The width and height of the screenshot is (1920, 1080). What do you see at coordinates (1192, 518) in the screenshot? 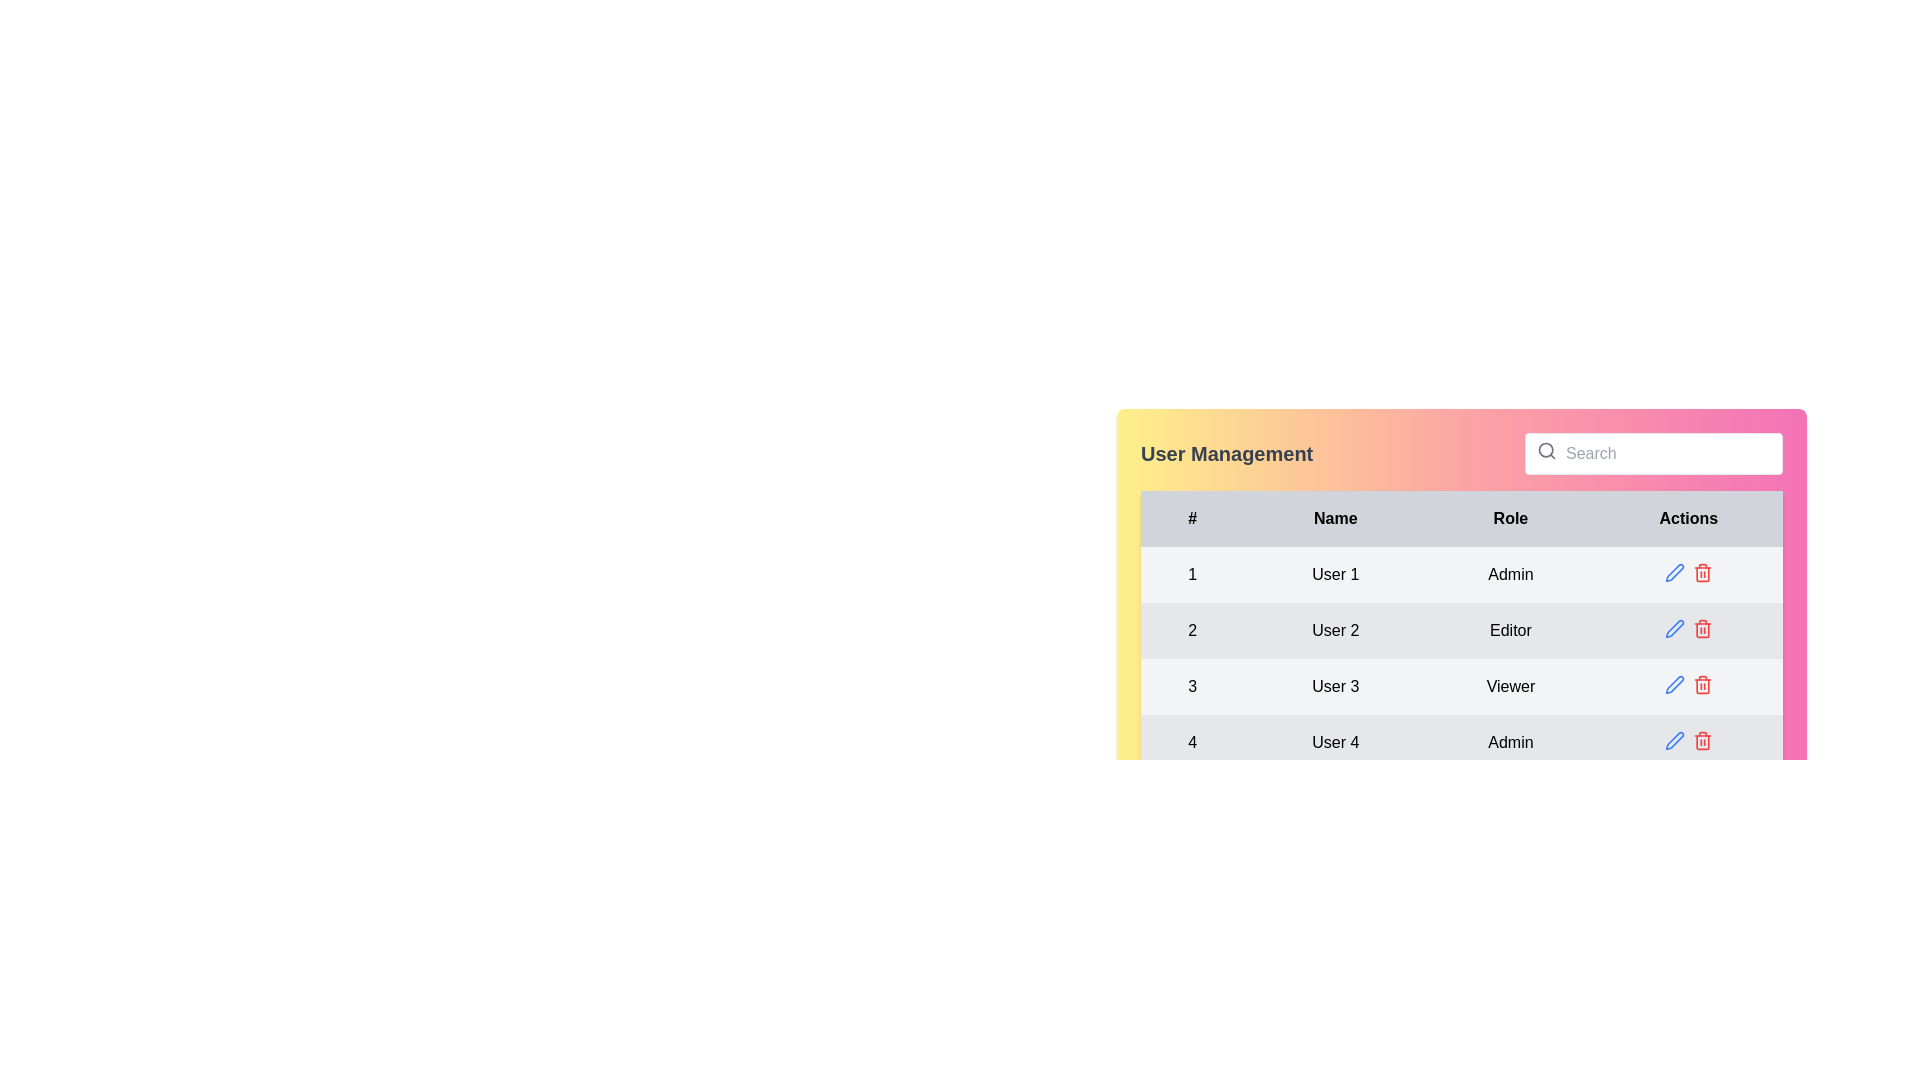
I see `the Table header cell containing the '#' symbol, which is the first cell in the header row of the user management table` at bounding box center [1192, 518].